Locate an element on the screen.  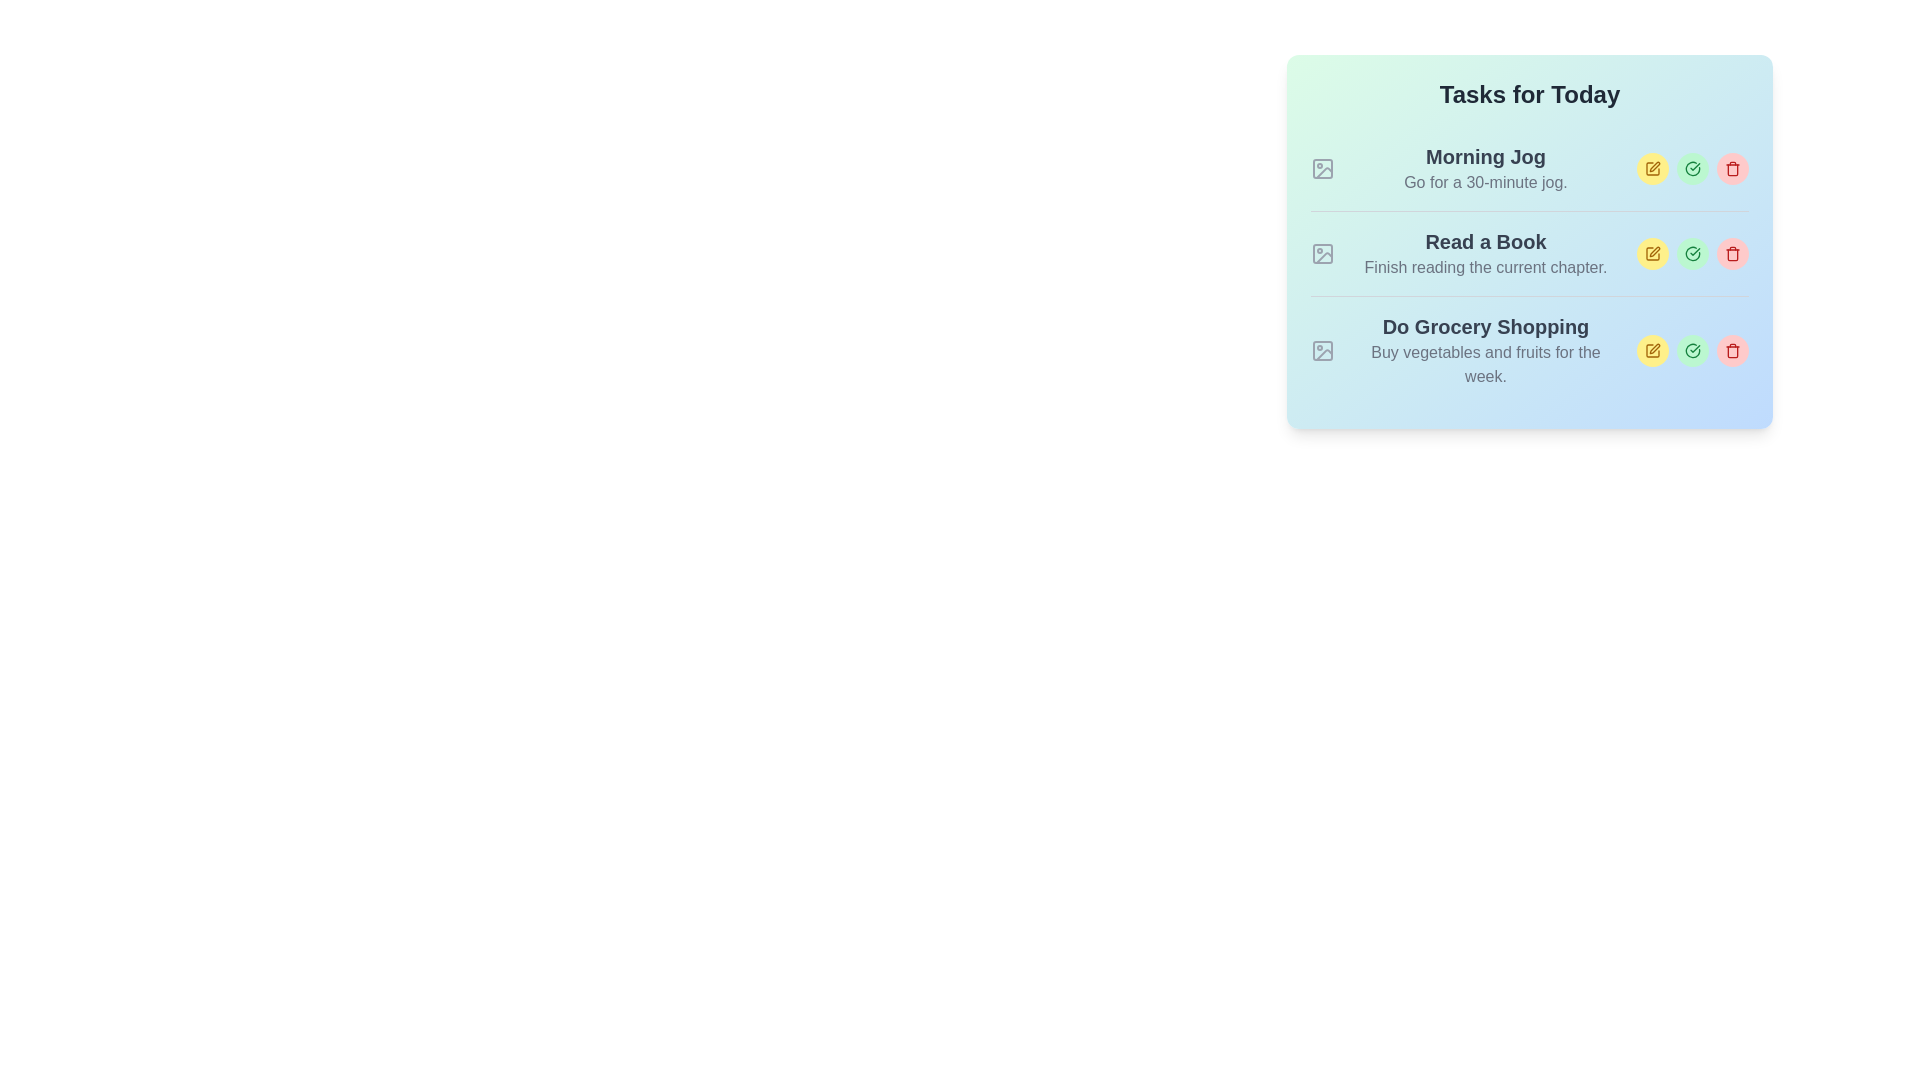
the slanted line in the lower right section of the SVG icon representing a placeholder image is located at coordinates (1324, 354).